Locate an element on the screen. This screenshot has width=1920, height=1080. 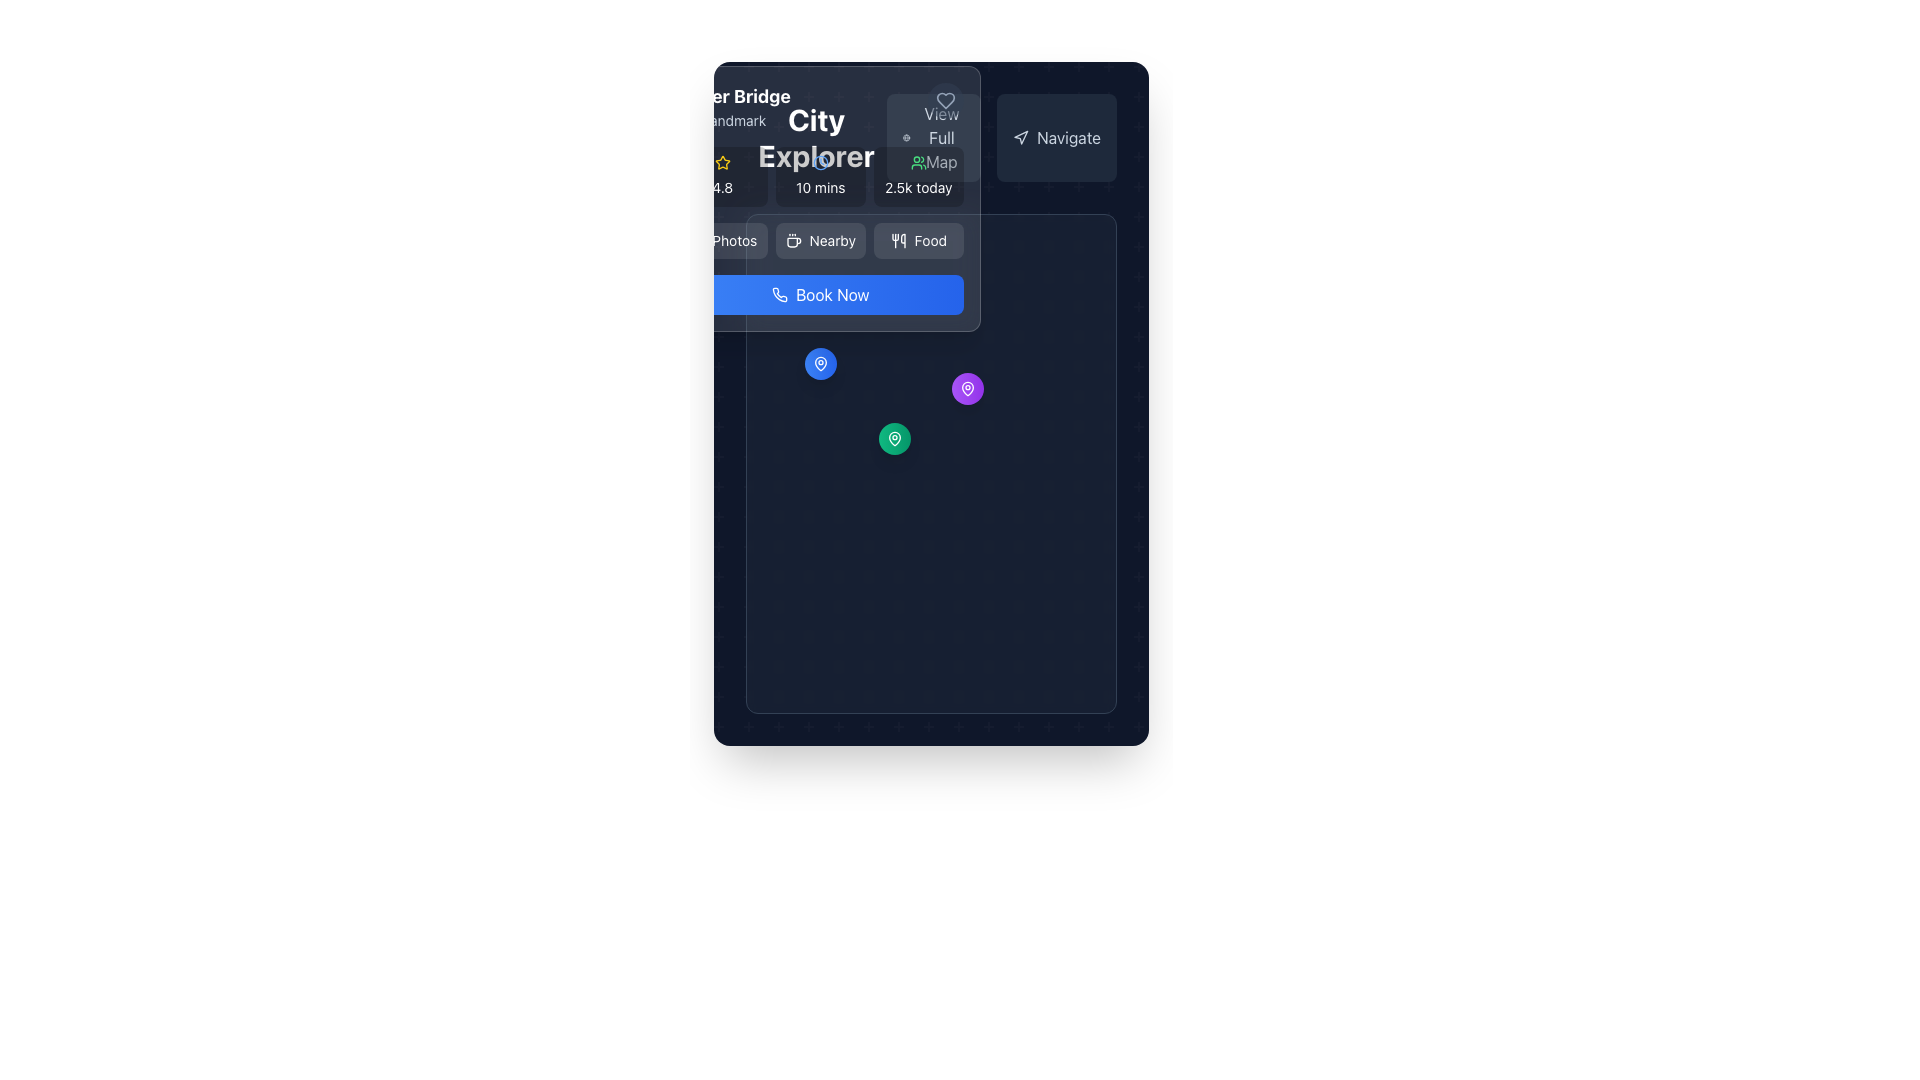
the Information display widget, which shows a duration metric and is centrally placed among three horizontally aligned widgets at the top of the main page is located at coordinates (820, 176).